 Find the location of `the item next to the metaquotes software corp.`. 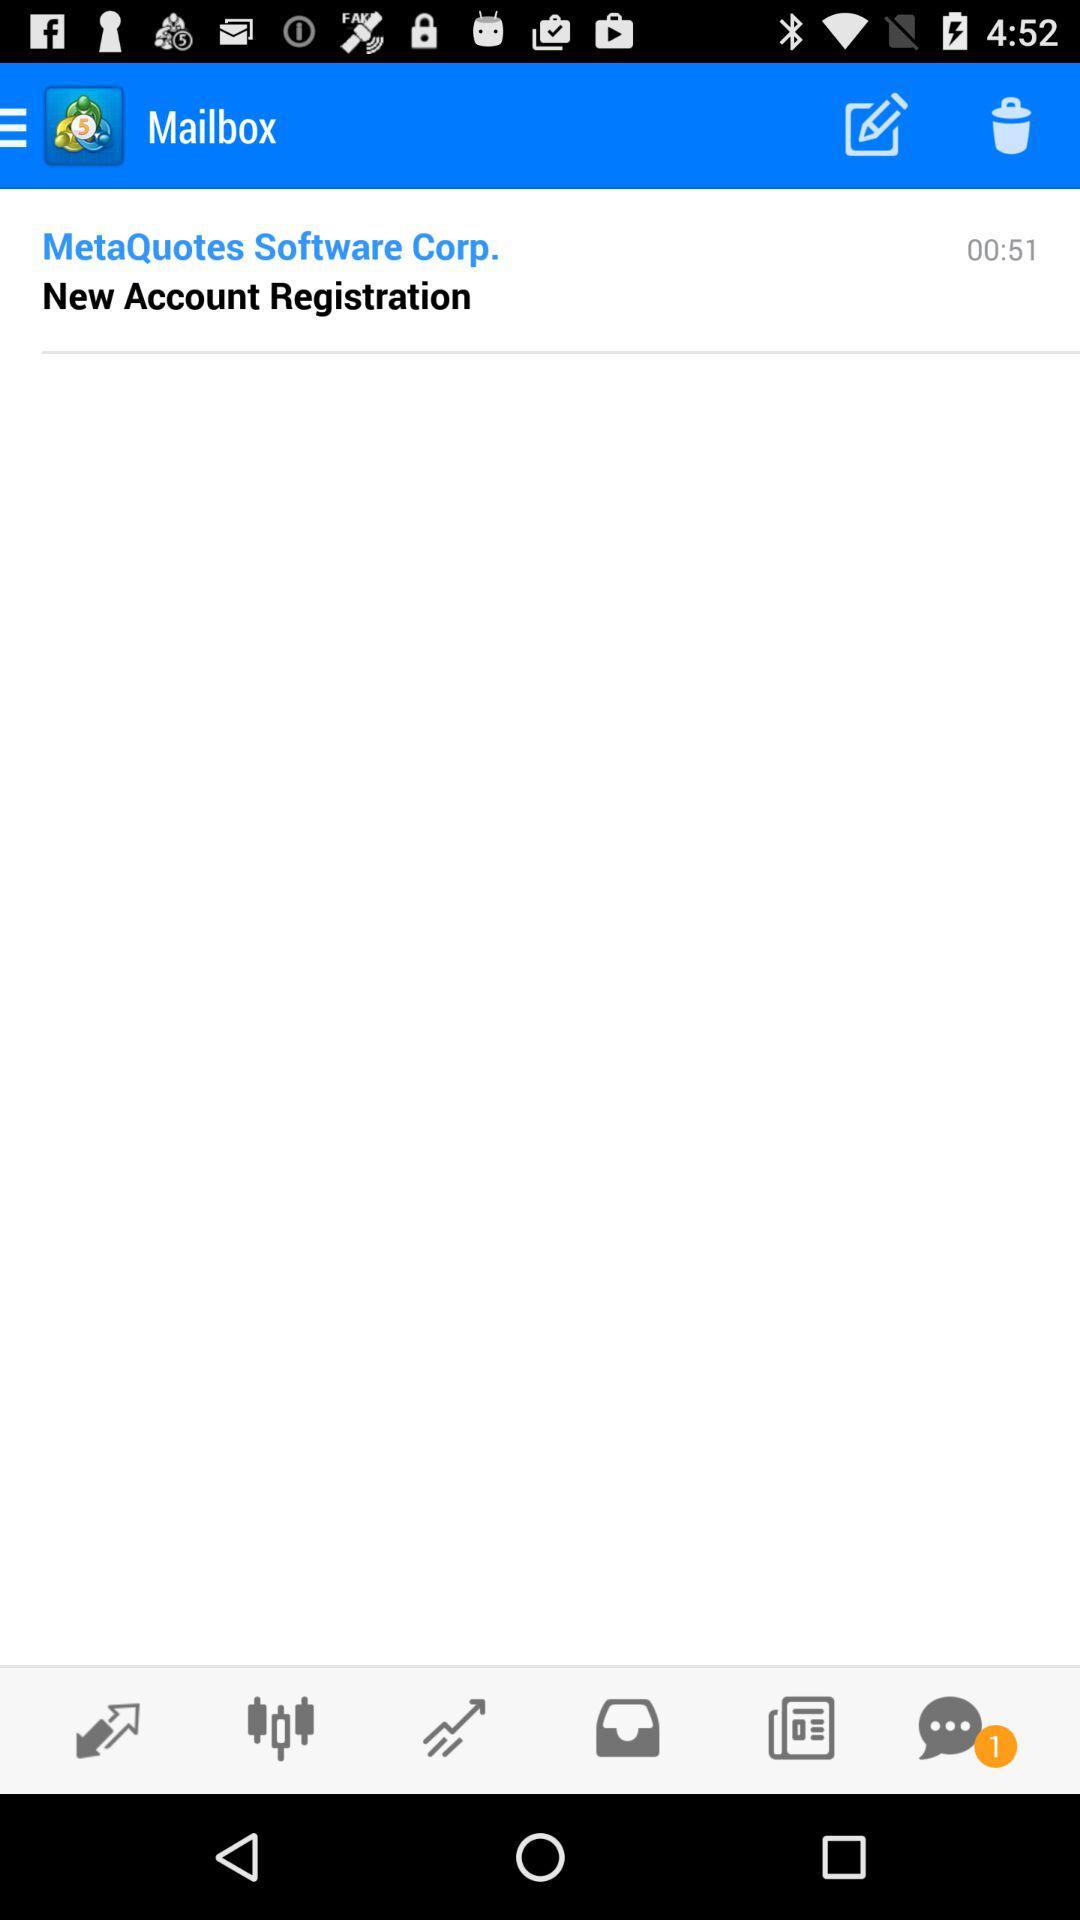

the item next to the metaquotes software corp. is located at coordinates (1003, 288).